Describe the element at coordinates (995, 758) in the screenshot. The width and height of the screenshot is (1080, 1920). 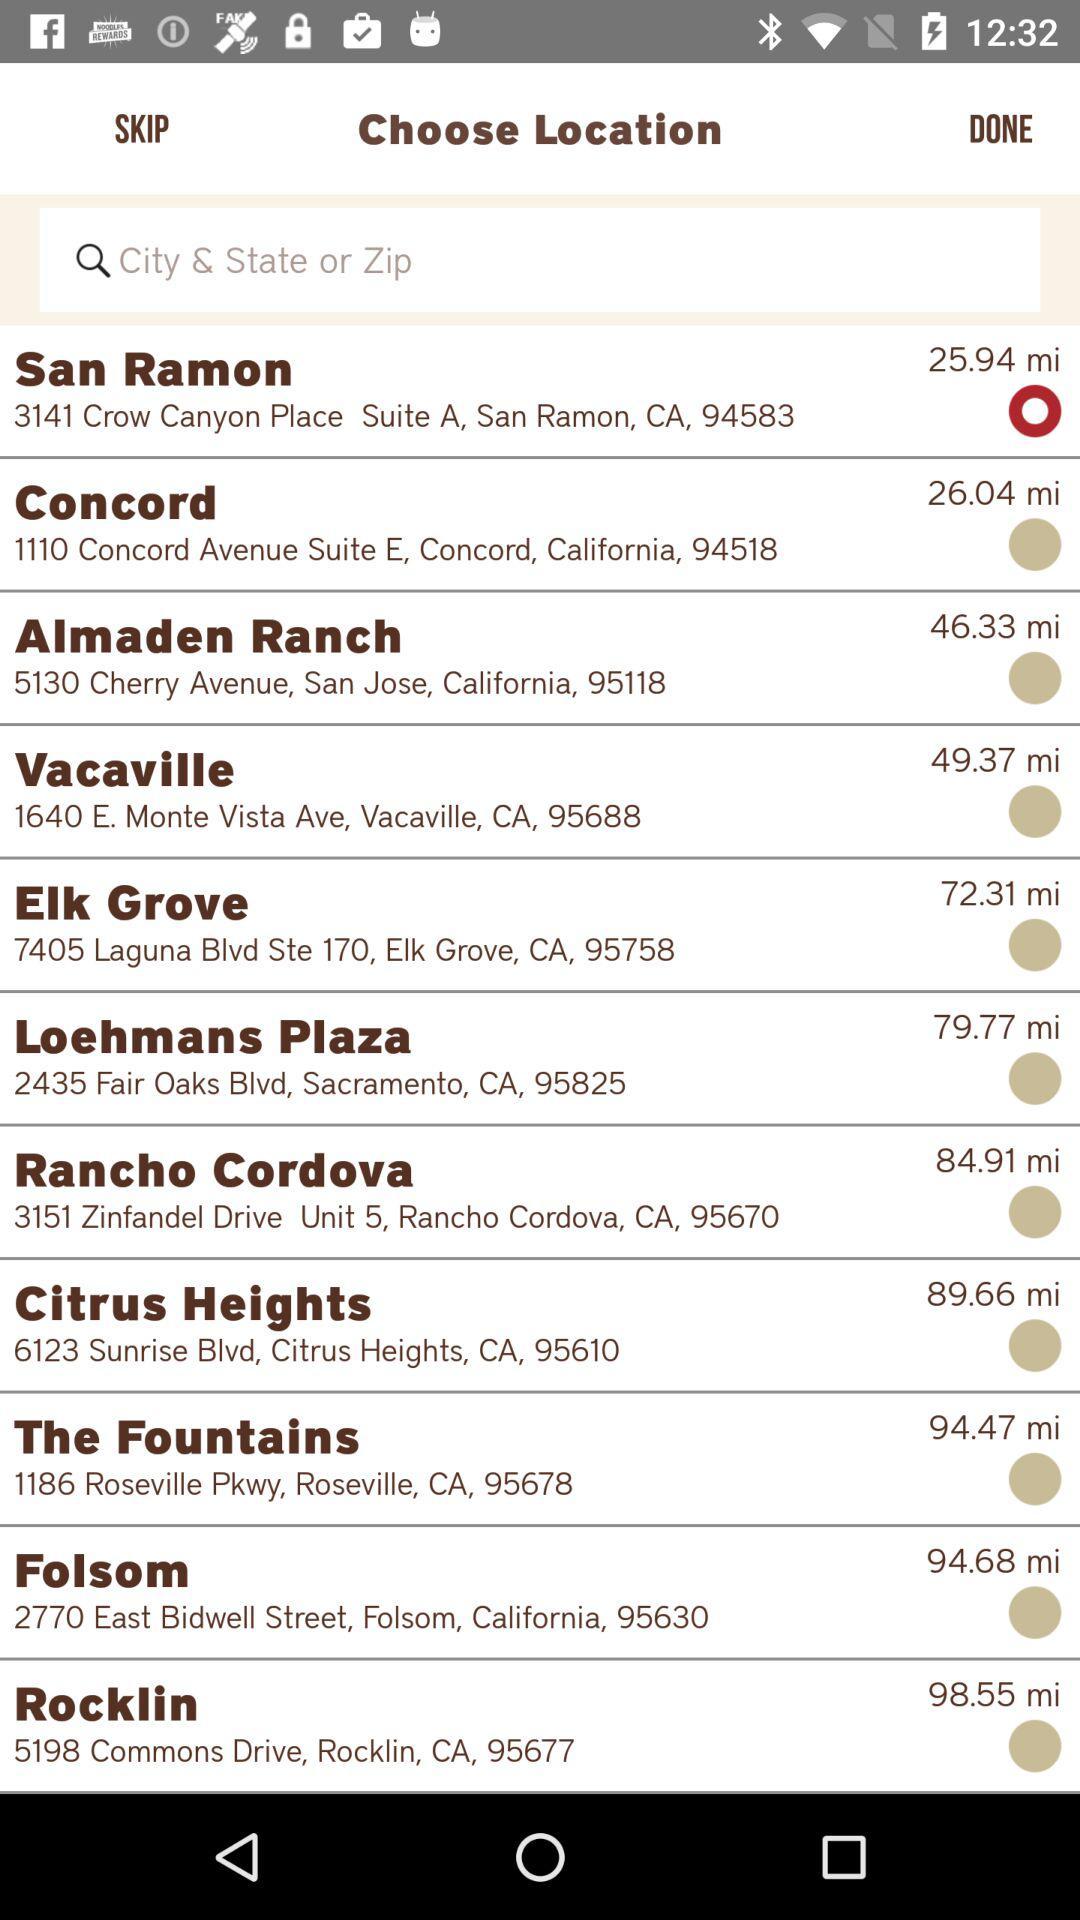
I see `the item next to vacaville item` at that location.